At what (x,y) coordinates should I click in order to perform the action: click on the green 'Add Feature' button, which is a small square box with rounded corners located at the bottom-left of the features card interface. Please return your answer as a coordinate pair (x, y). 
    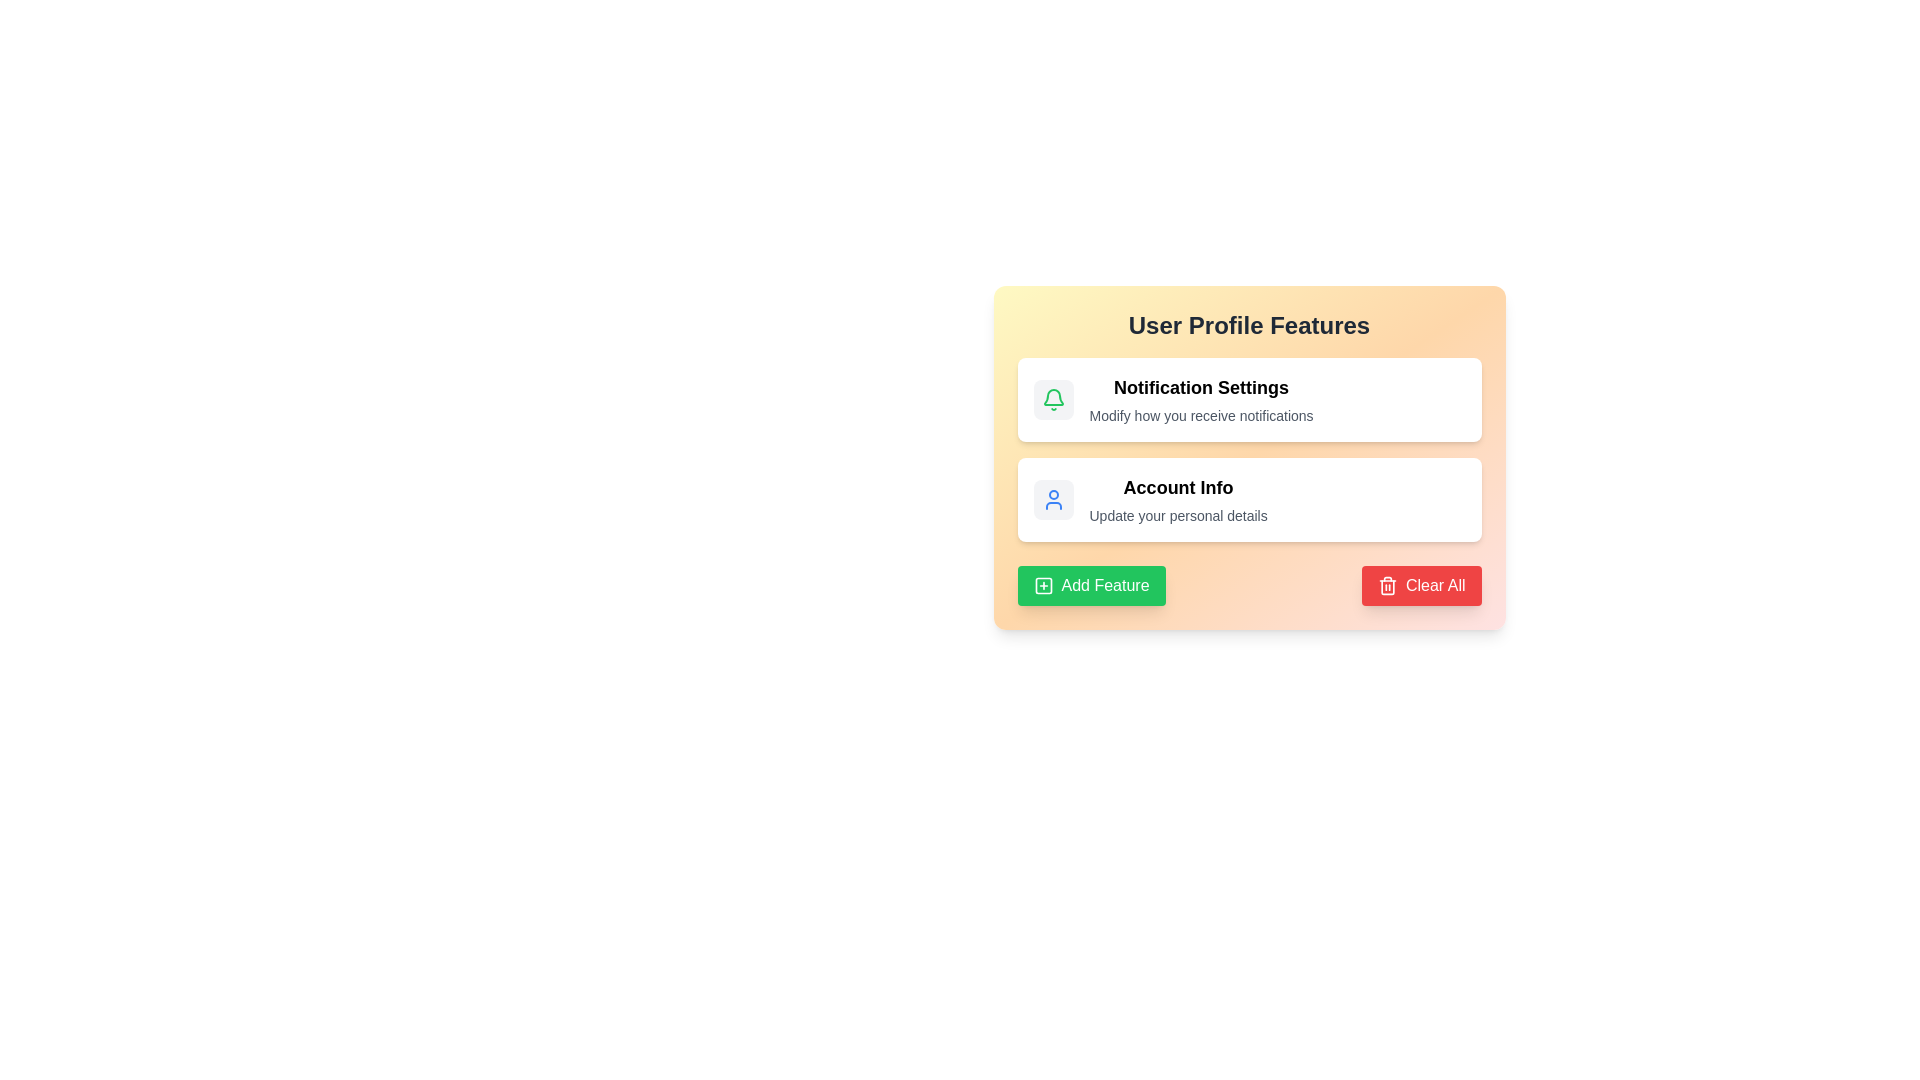
    Looking at the image, I should click on (1042, 585).